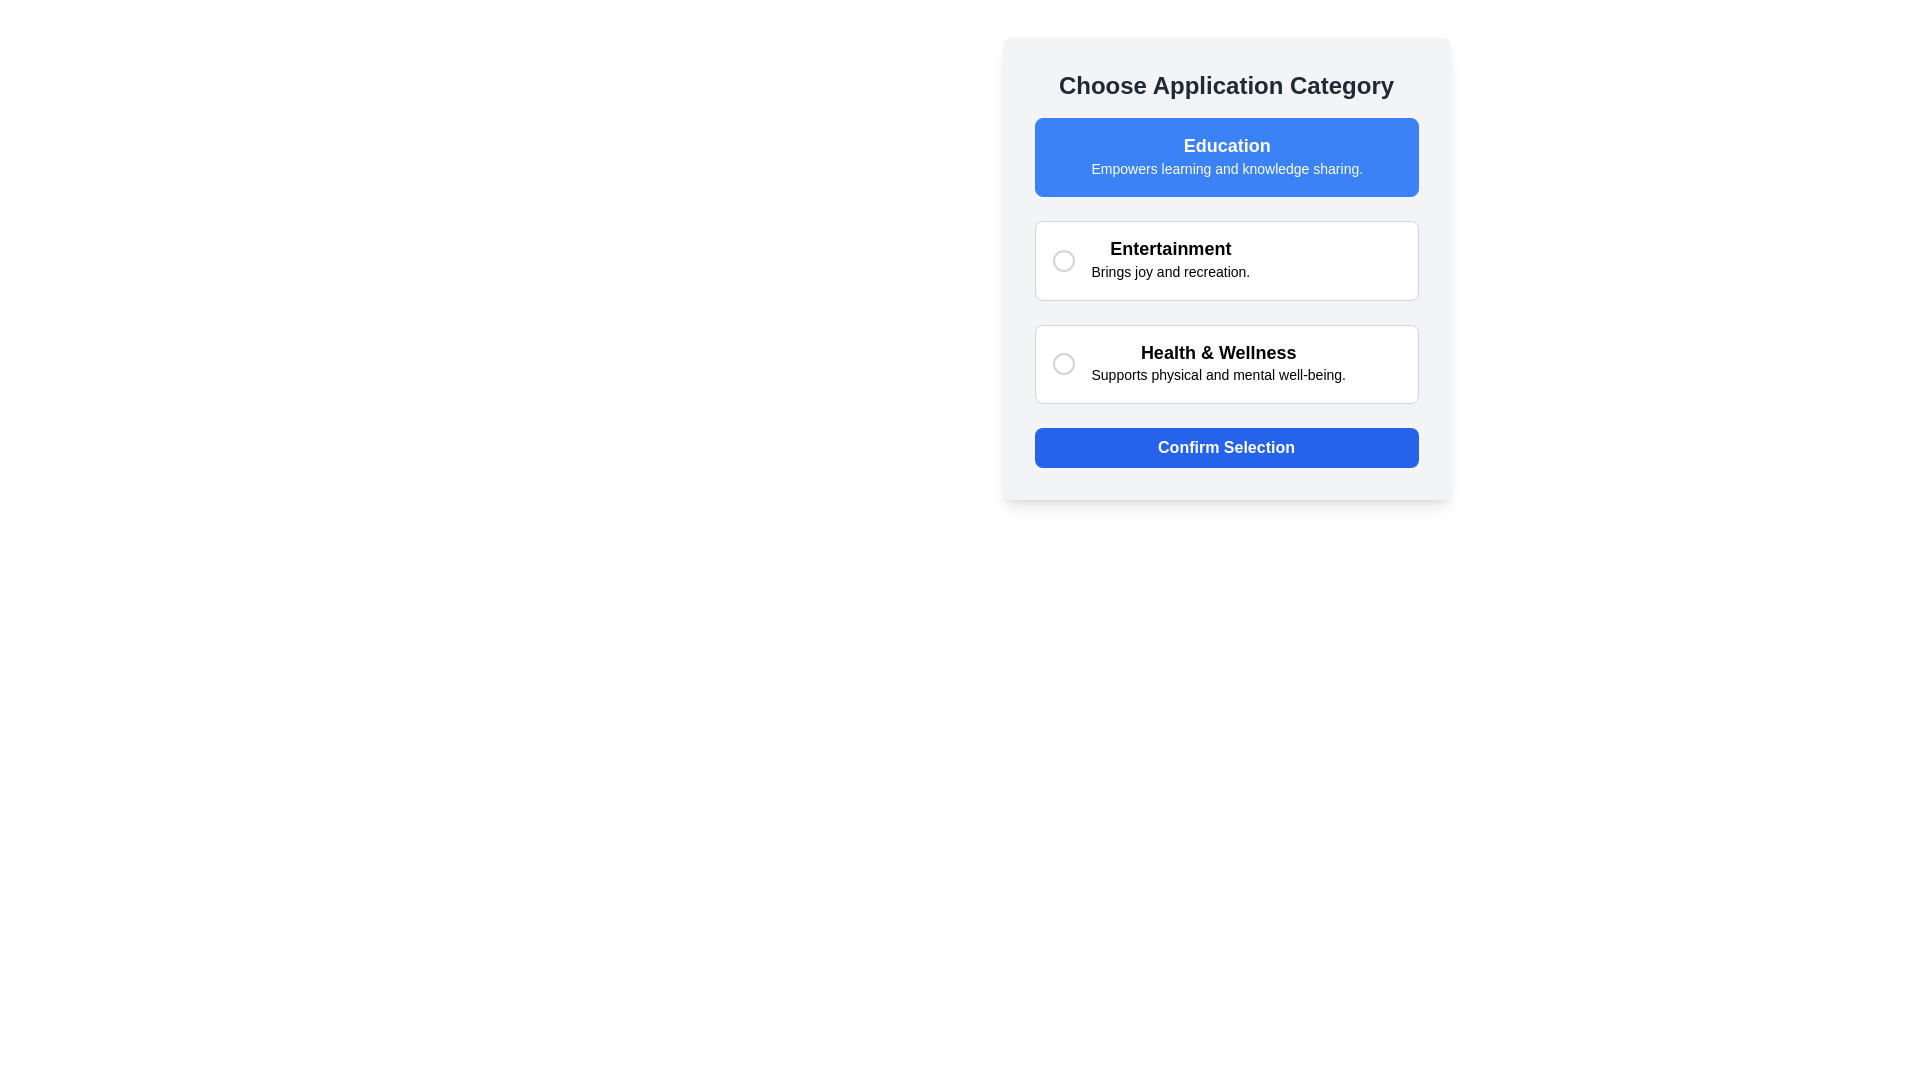 This screenshot has height=1080, width=1920. Describe the element at coordinates (1062, 364) in the screenshot. I see `the inactive radio button in the 'Health & Wellness' section` at that location.